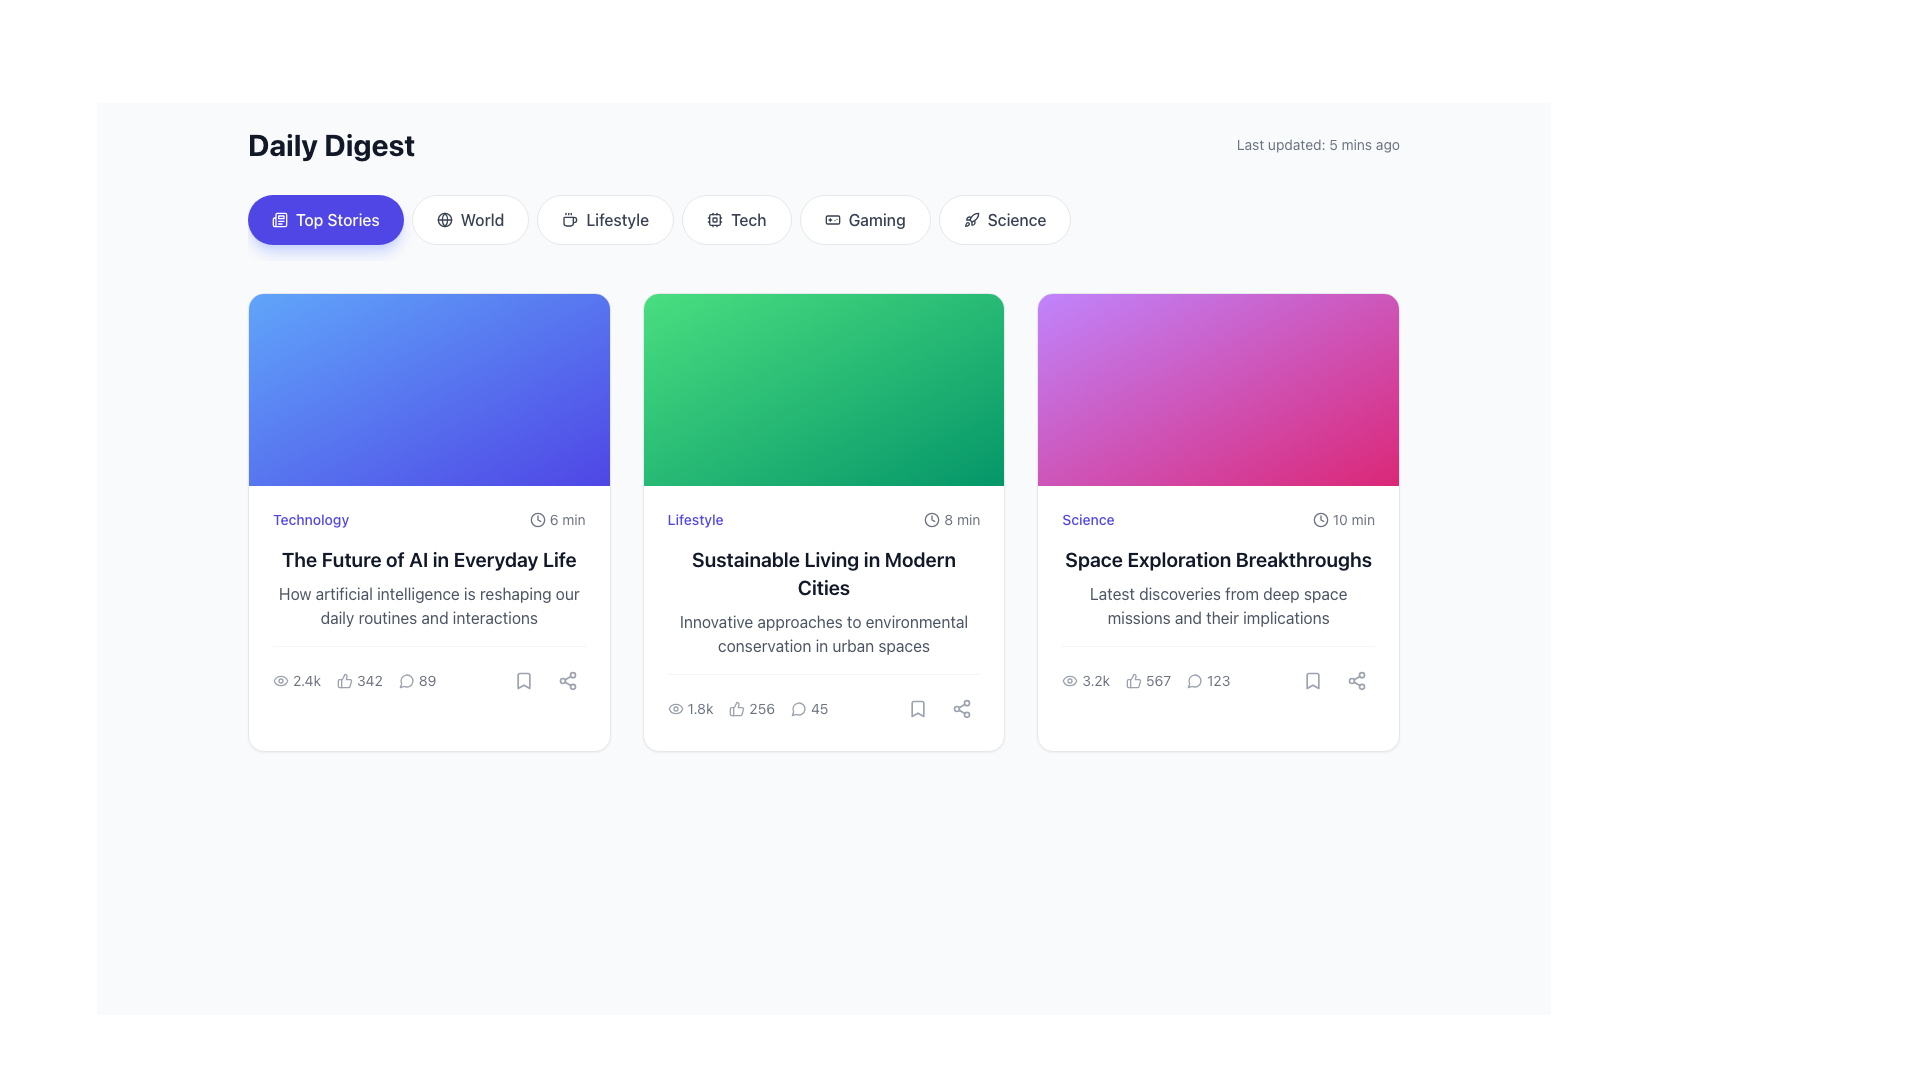  I want to click on the bookmark icon button located at the bottom right corner of the rightmost card in the layout, which is represented by a black-styled SVG graphic with a vertical rectangle and a triangular point, so click(1312, 680).